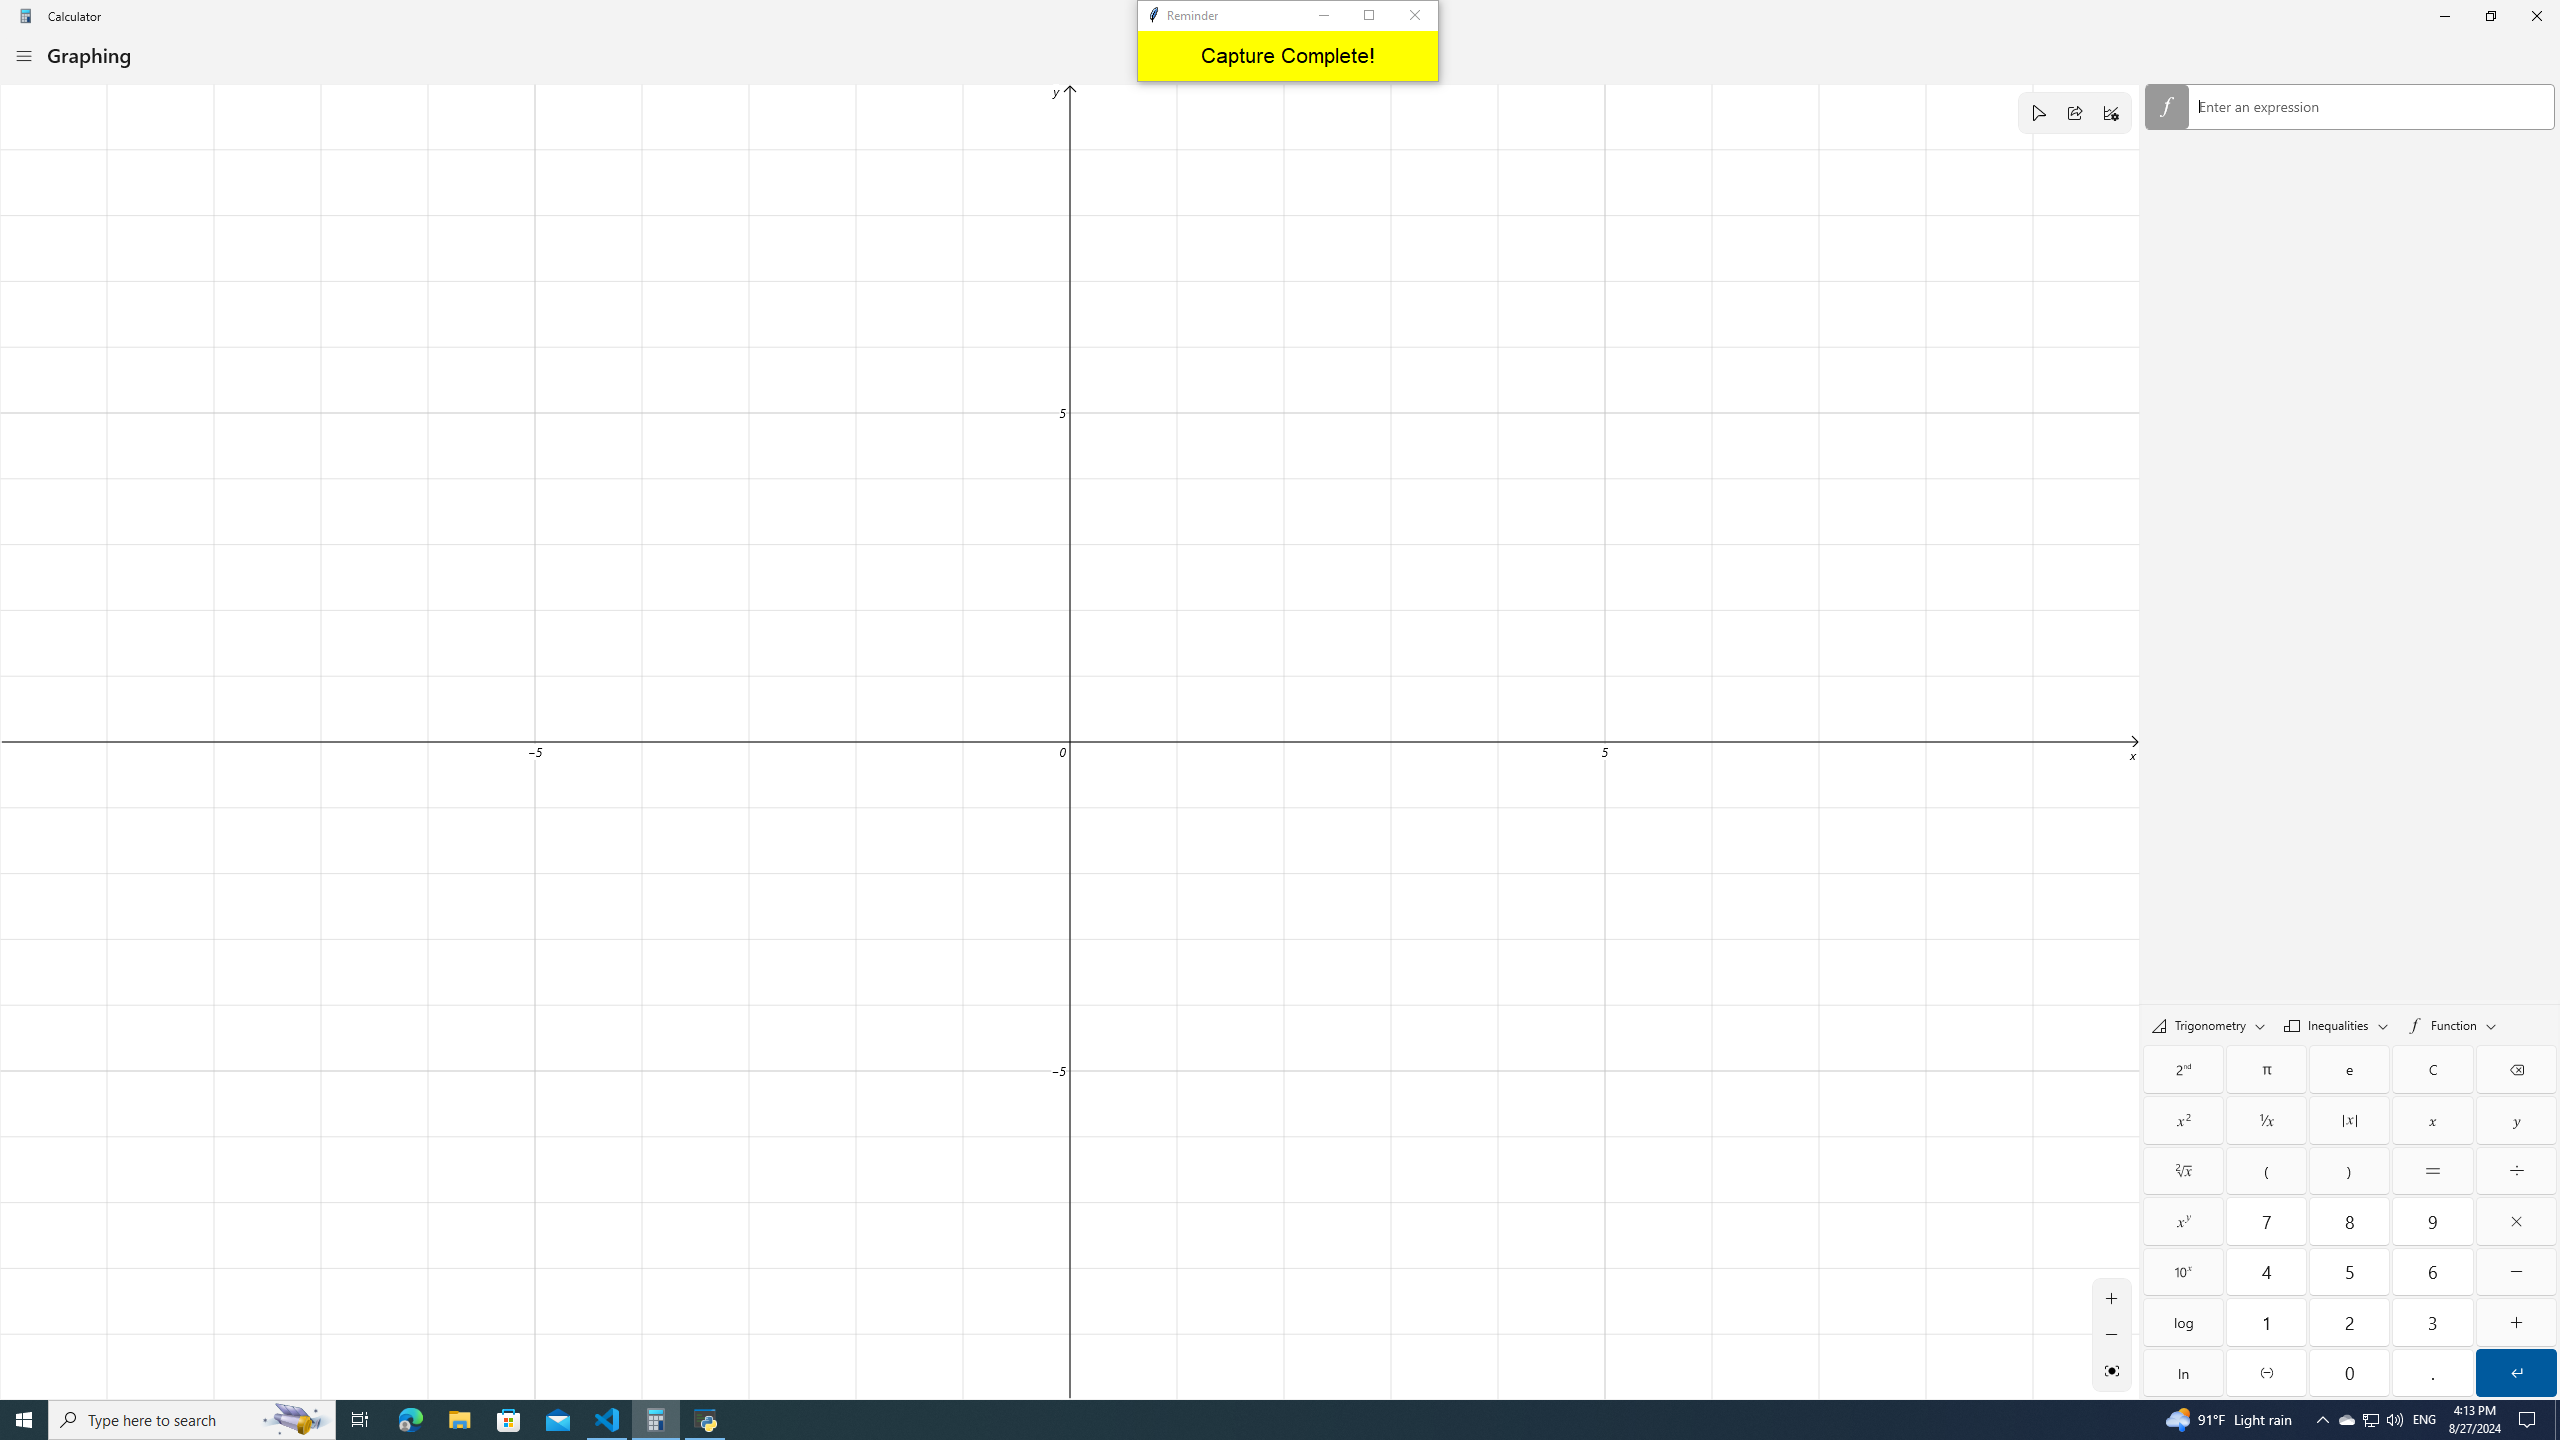 The height and width of the screenshot is (1440, 2560). I want to click on 'Open Navigation', so click(24, 54).